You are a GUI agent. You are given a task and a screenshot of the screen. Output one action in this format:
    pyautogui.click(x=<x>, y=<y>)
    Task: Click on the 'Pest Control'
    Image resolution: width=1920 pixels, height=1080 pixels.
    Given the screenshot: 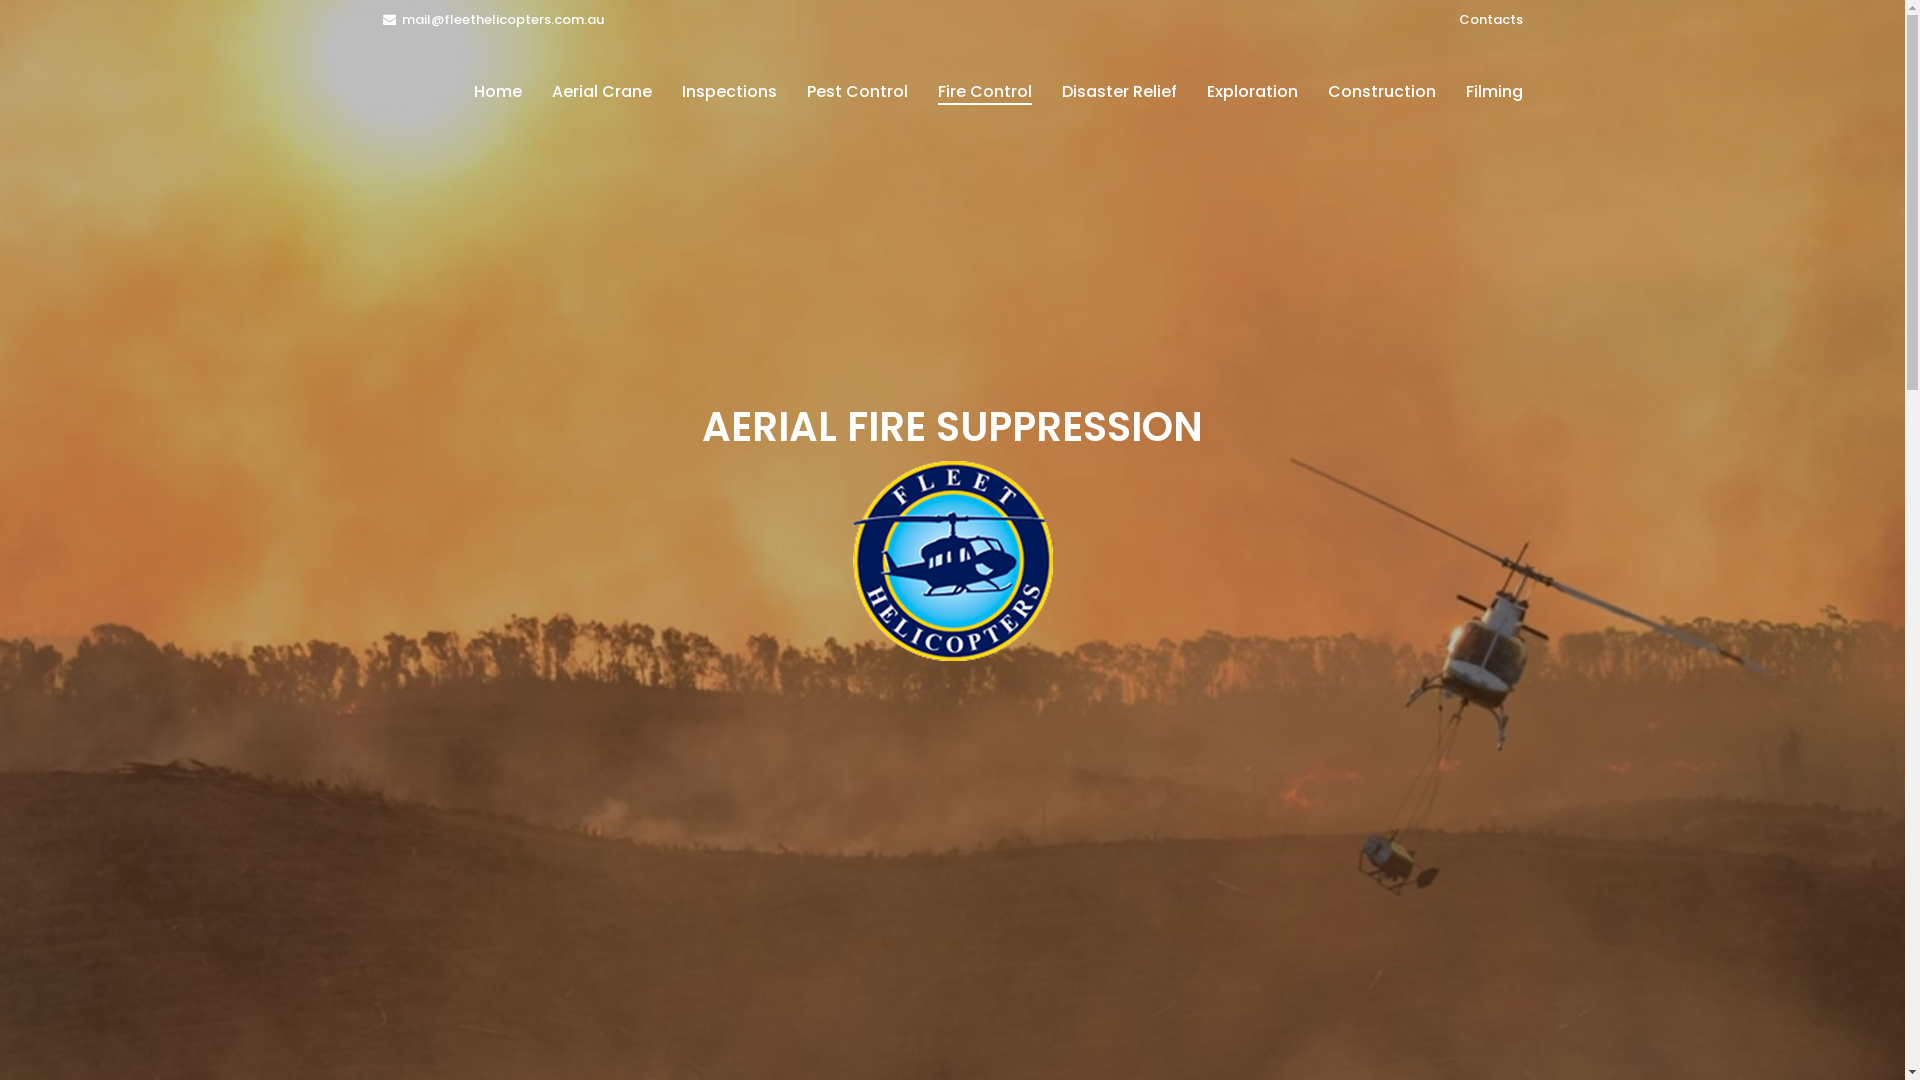 What is the action you would take?
    pyautogui.click(x=857, y=92)
    